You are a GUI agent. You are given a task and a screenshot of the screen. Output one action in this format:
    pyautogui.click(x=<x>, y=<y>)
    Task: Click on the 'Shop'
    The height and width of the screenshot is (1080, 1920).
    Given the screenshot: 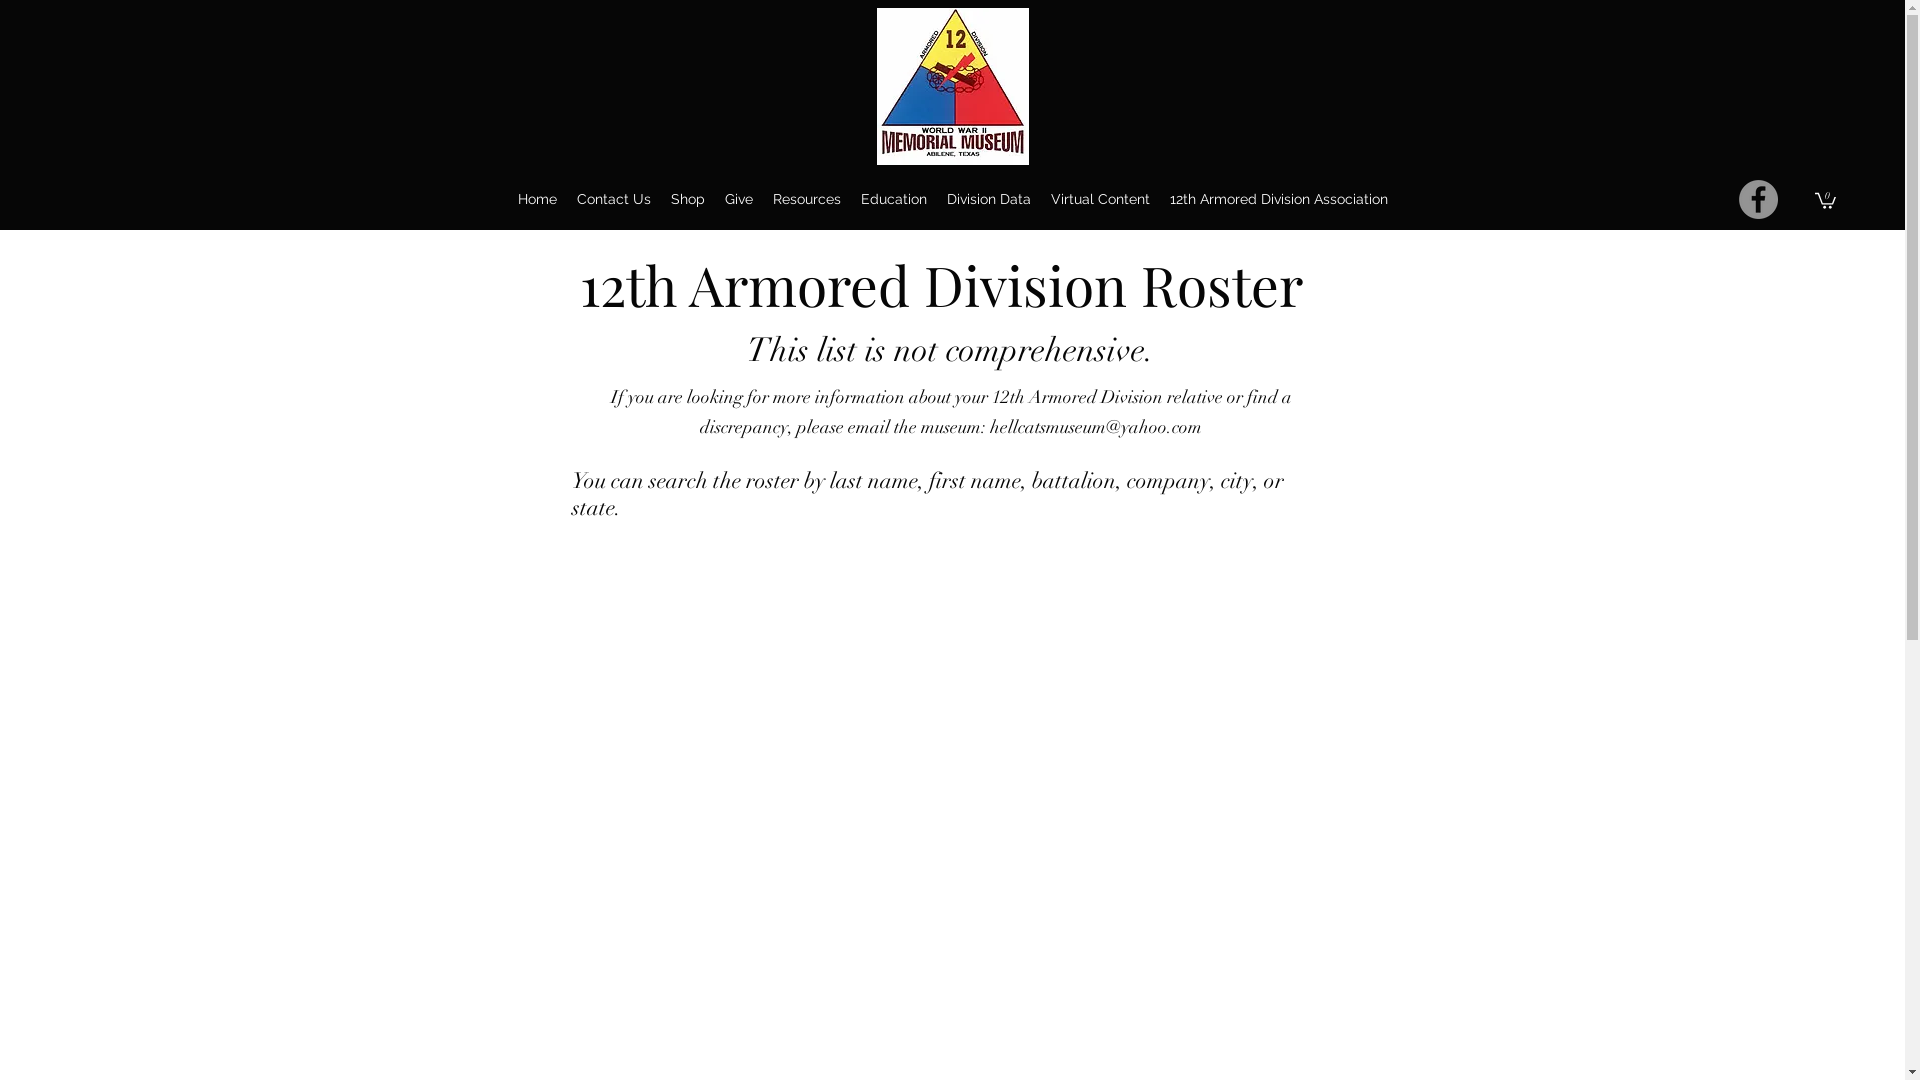 What is the action you would take?
    pyautogui.click(x=686, y=199)
    